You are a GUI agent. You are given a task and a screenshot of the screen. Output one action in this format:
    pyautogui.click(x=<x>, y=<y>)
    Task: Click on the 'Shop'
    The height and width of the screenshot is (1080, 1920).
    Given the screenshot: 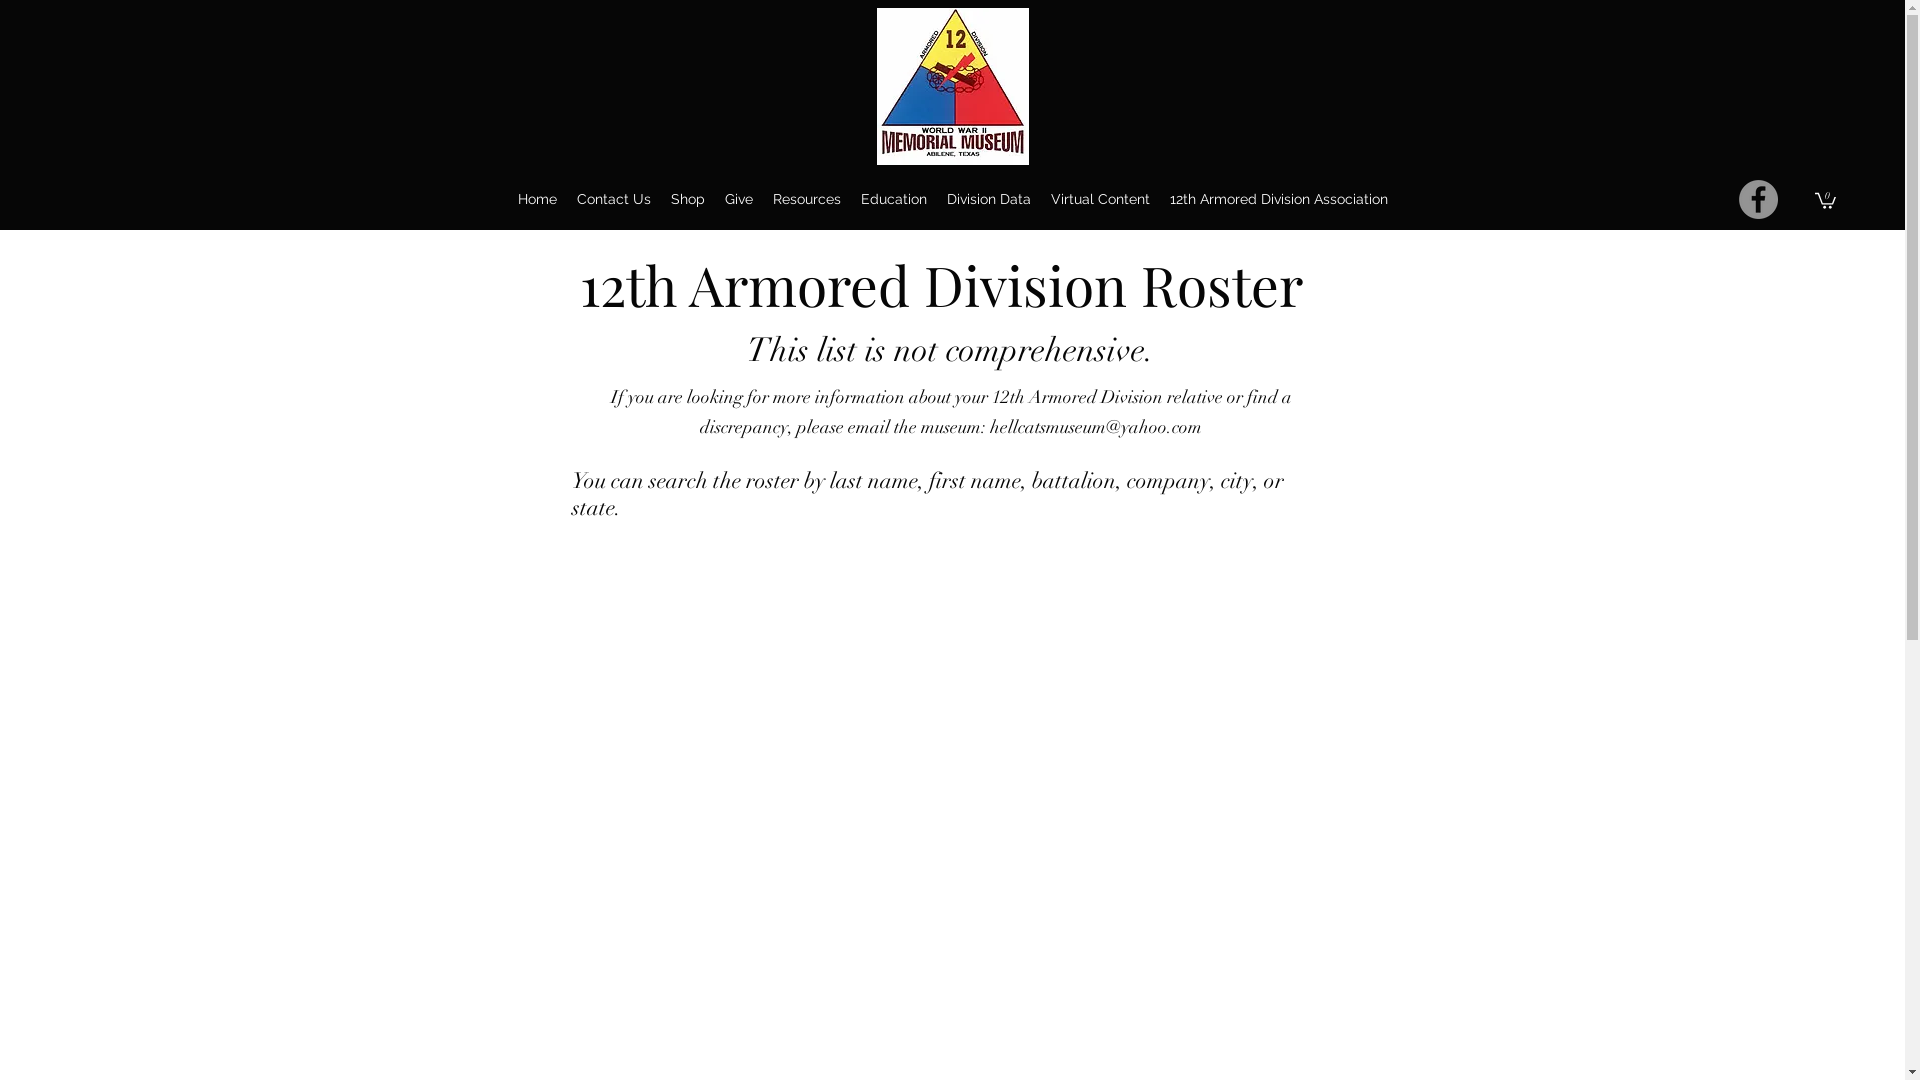 What is the action you would take?
    pyautogui.click(x=686, y=199)
    